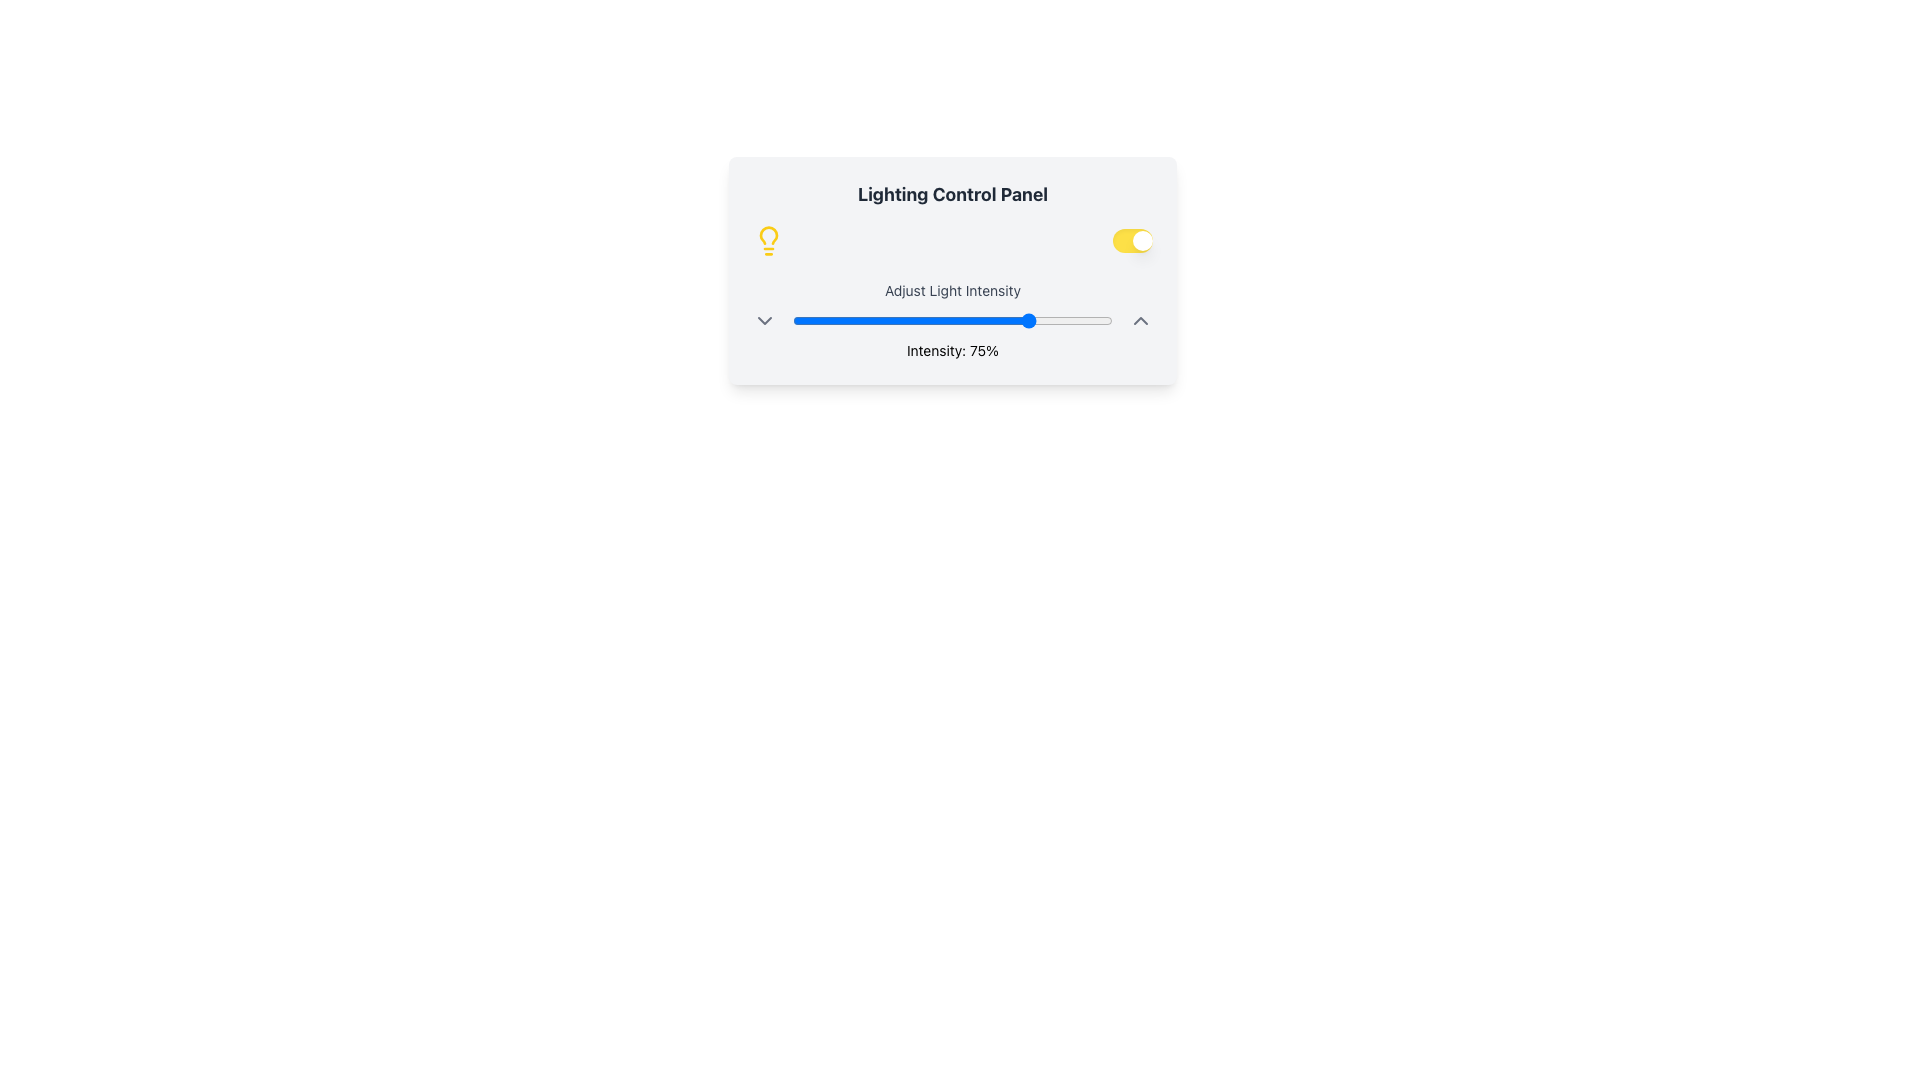 This screenshot has height=1080, width=1920. What do you see at coordinates (1141, 319) in the screenshot?
I see `the chevron-up icon, which is an upward-pointing triangle with a gray border located at the far-right end of the horizontal layout grouping` at bounding box center [1141, 319].